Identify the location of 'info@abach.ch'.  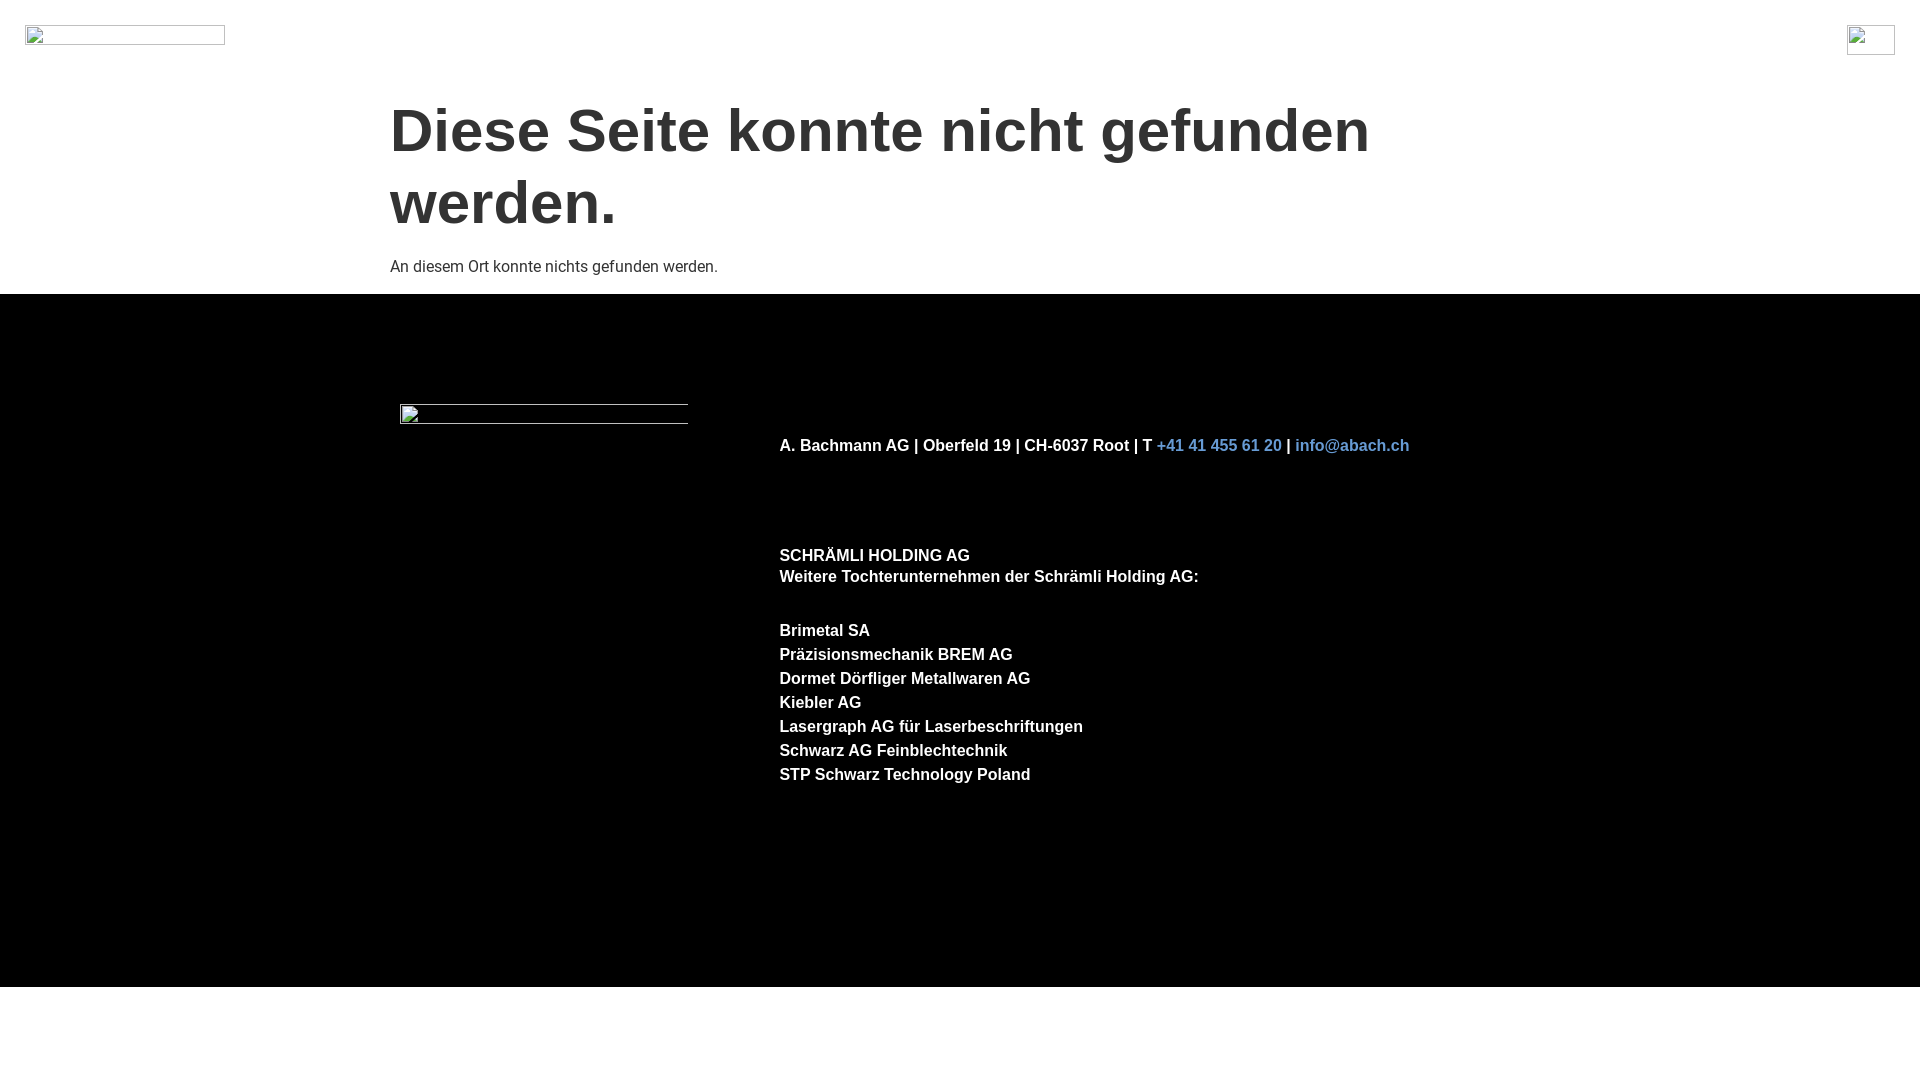
(1352, 444).